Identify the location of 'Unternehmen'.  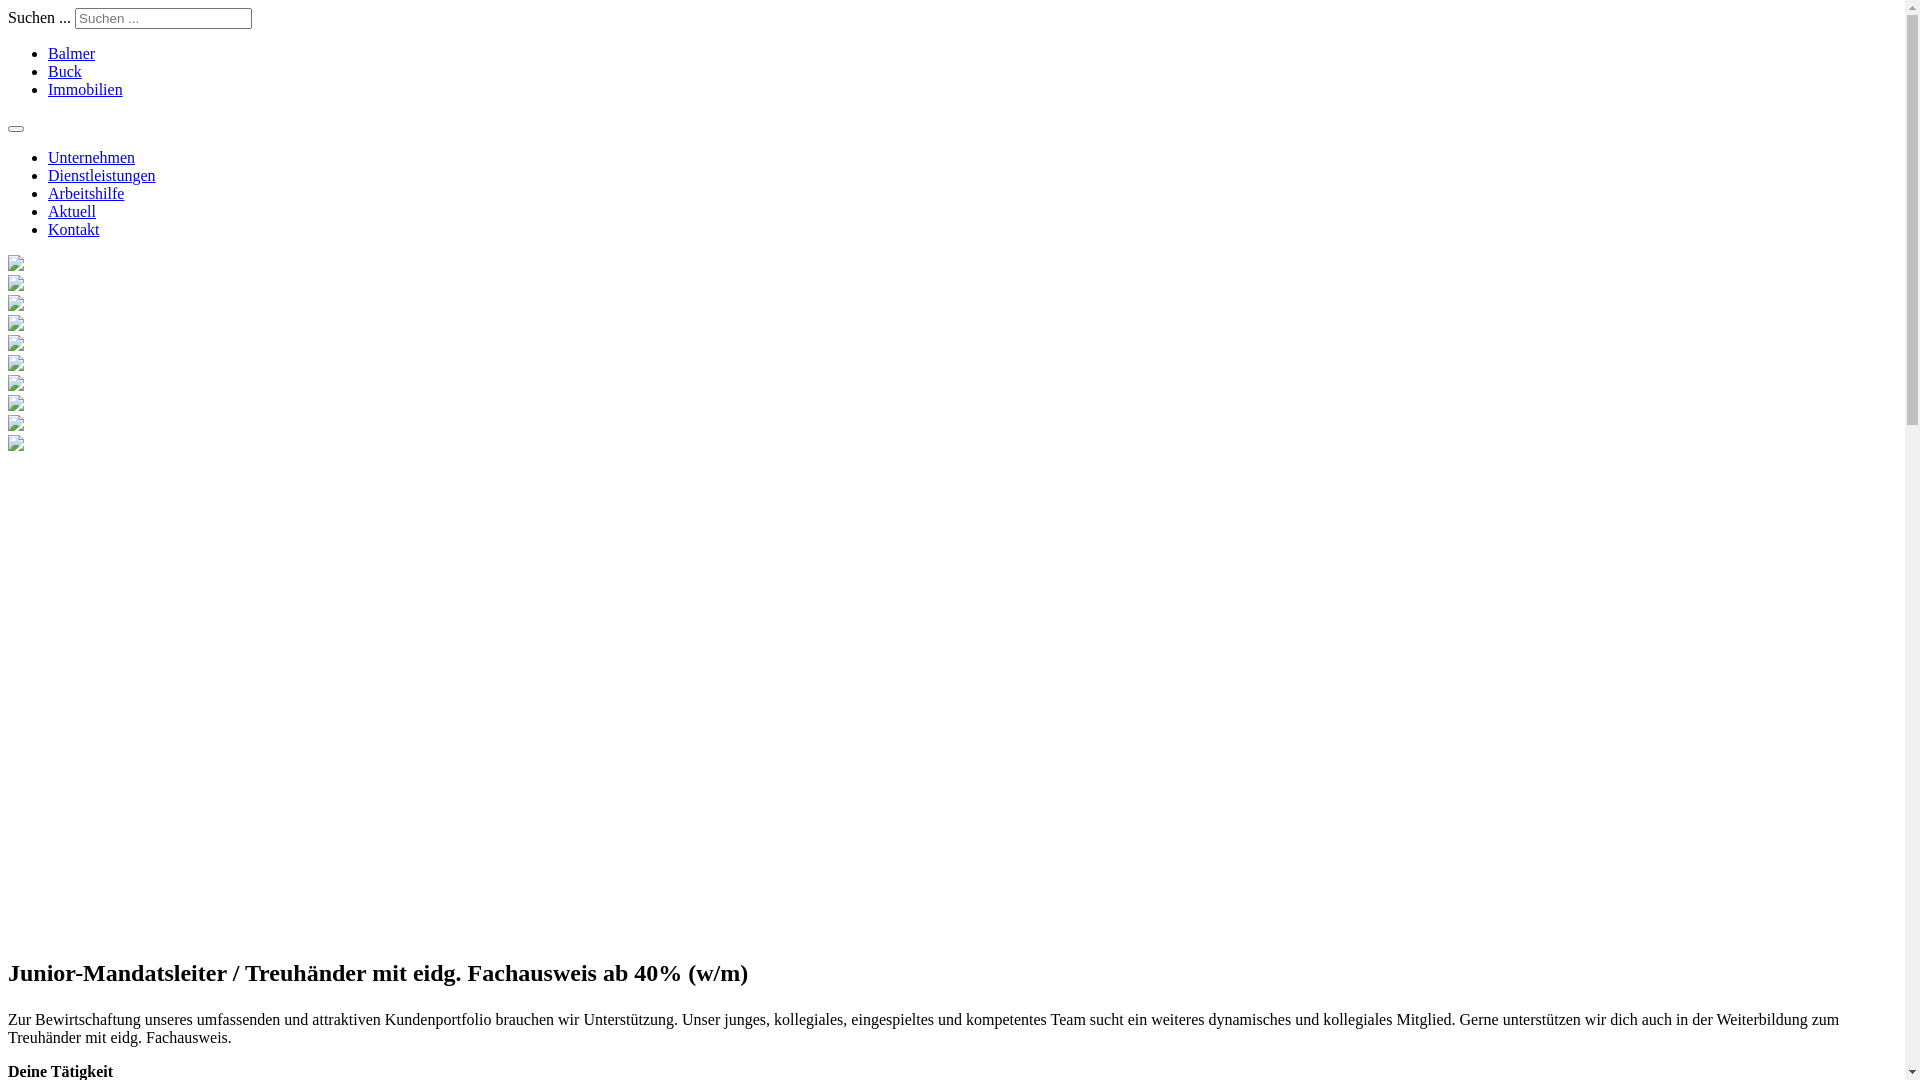
(90, 156).